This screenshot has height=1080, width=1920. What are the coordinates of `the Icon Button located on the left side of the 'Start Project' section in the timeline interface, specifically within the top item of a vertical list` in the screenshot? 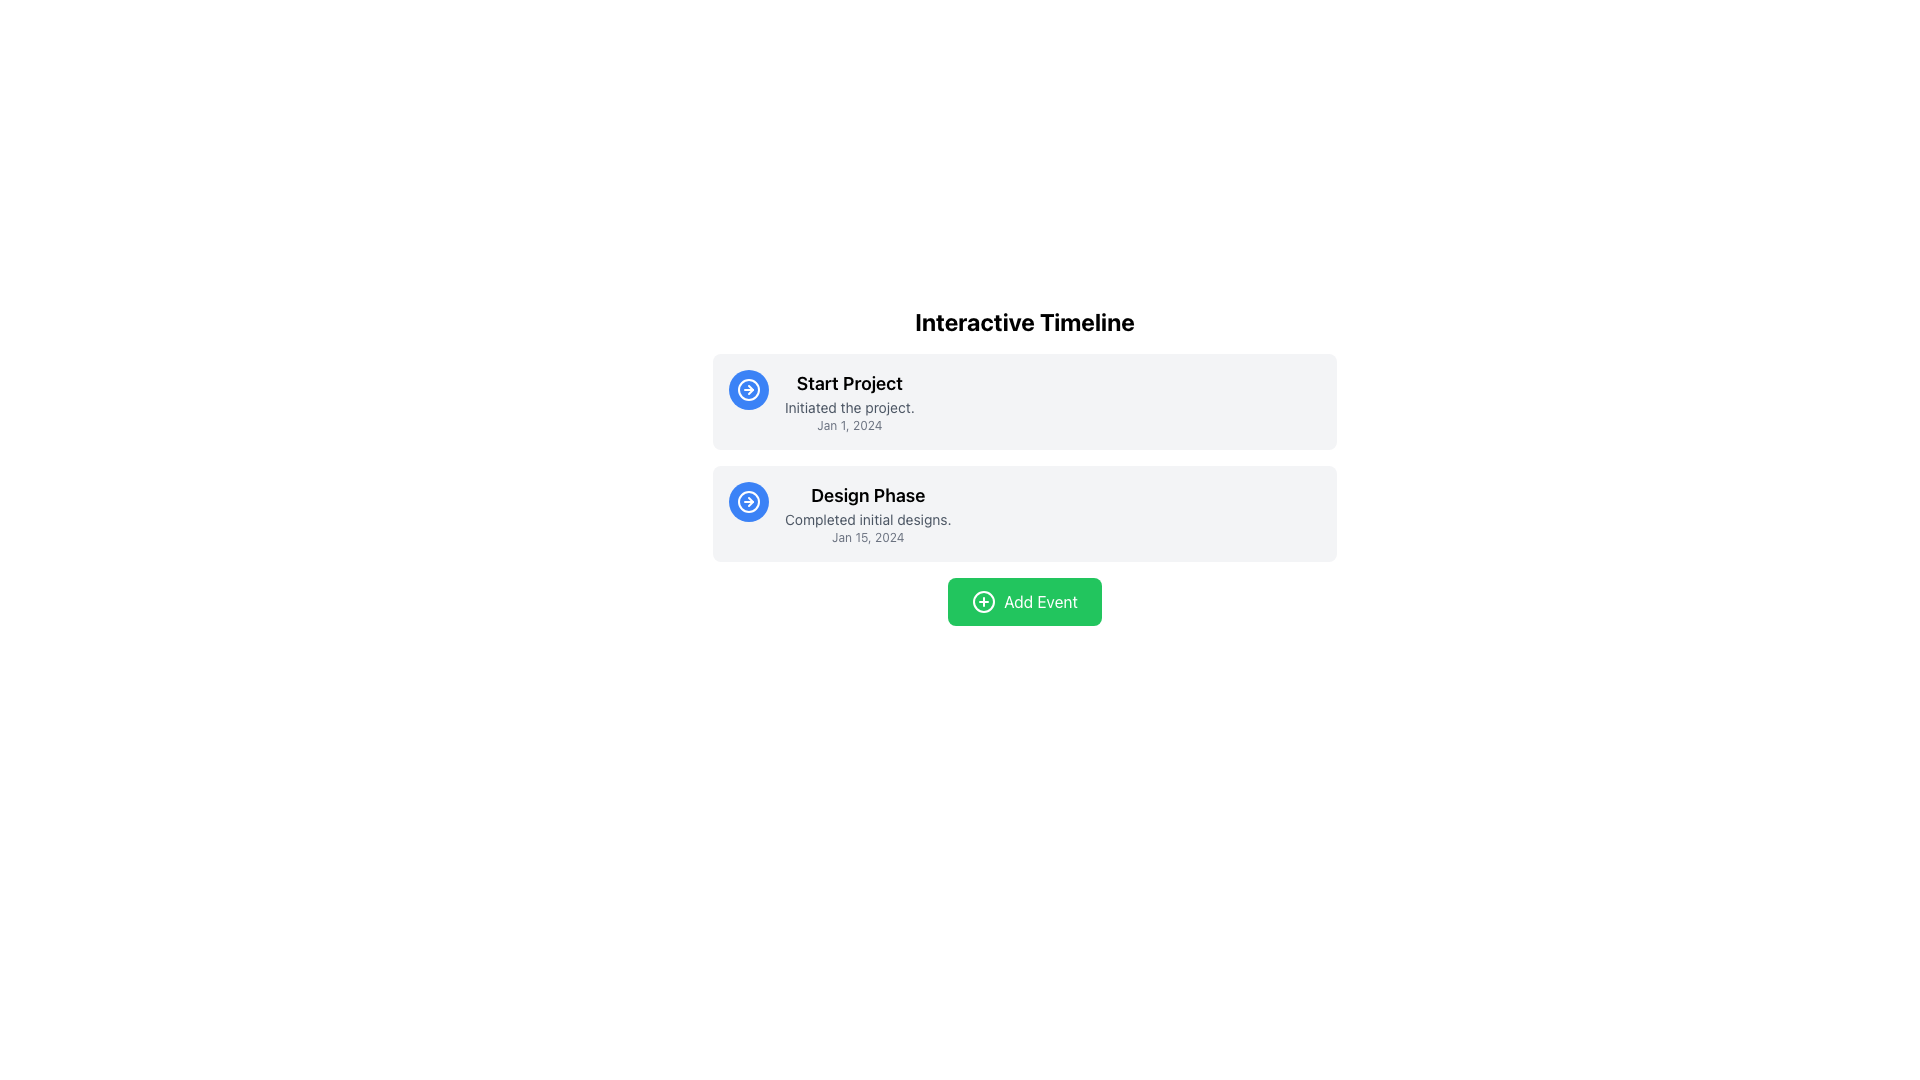 It's located at (747, 389).